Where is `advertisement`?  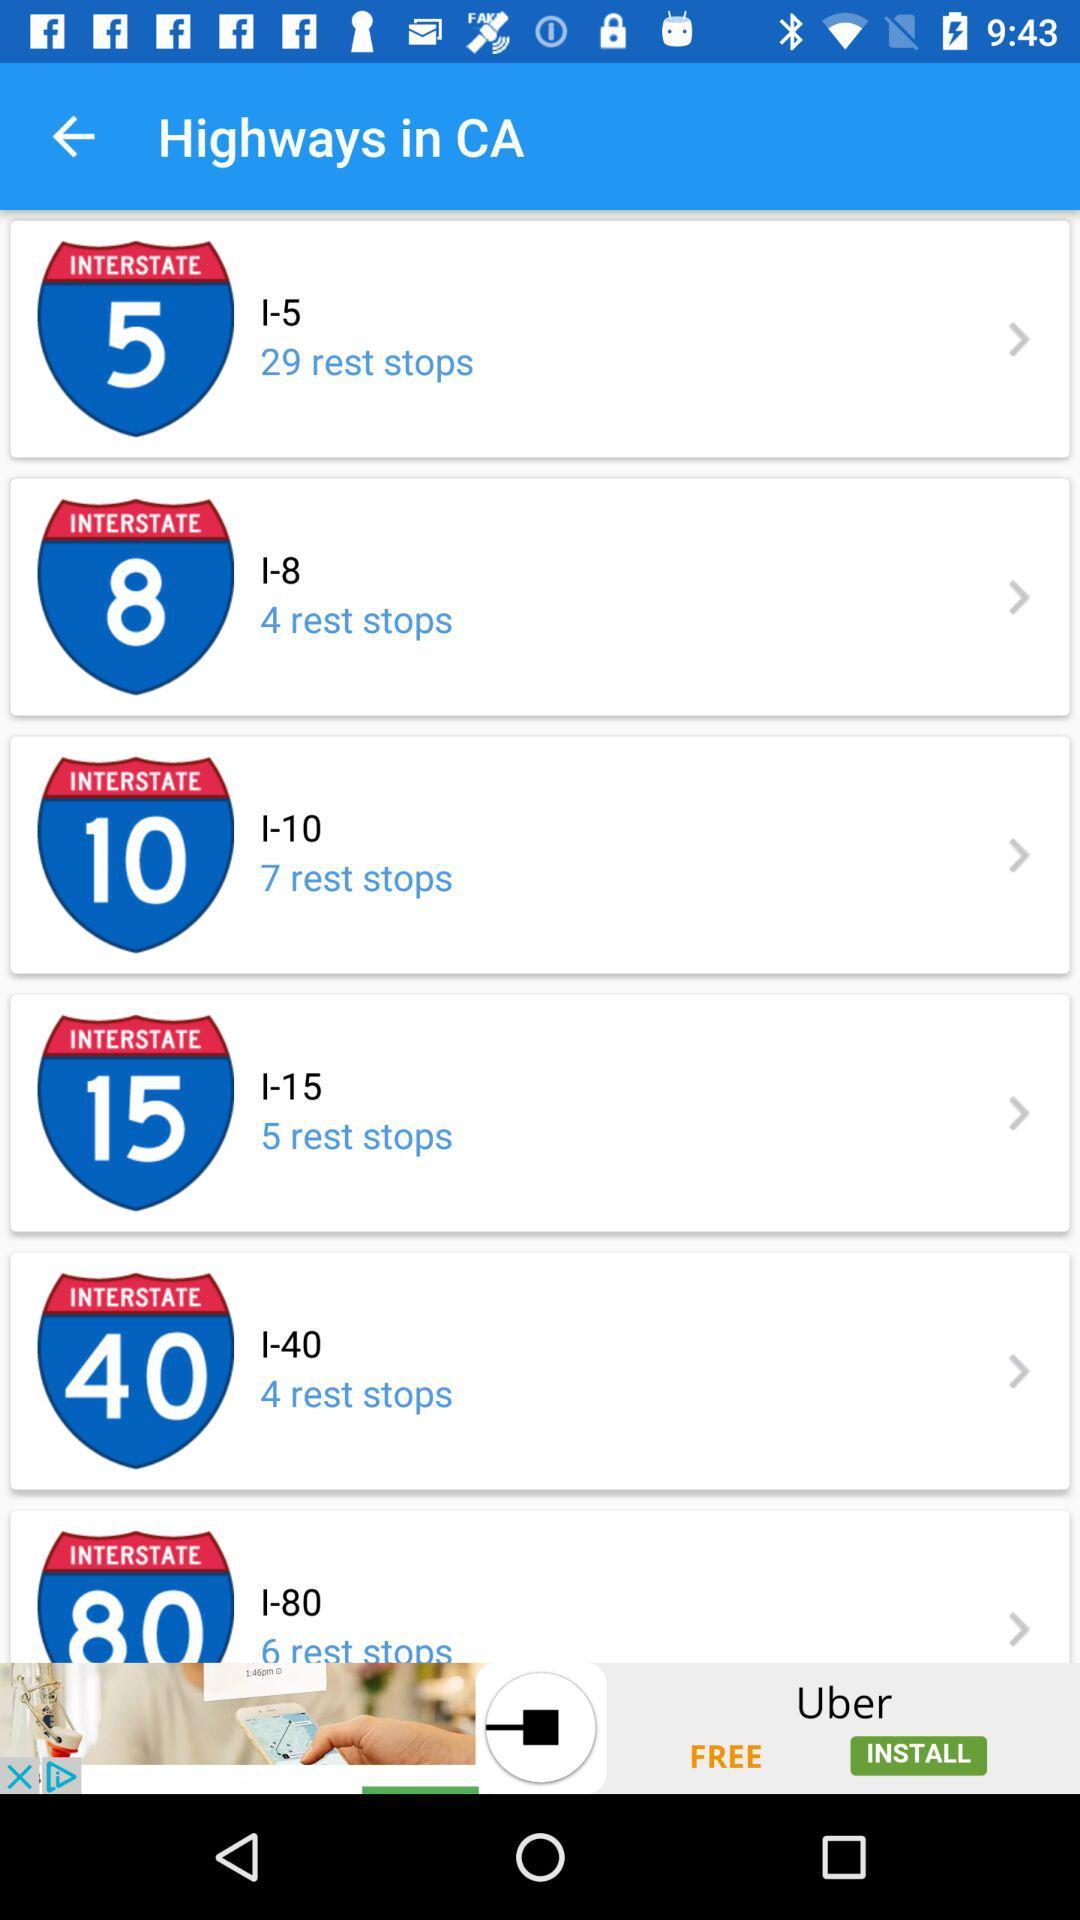 advertisement is located at coordinates (540, 1727).